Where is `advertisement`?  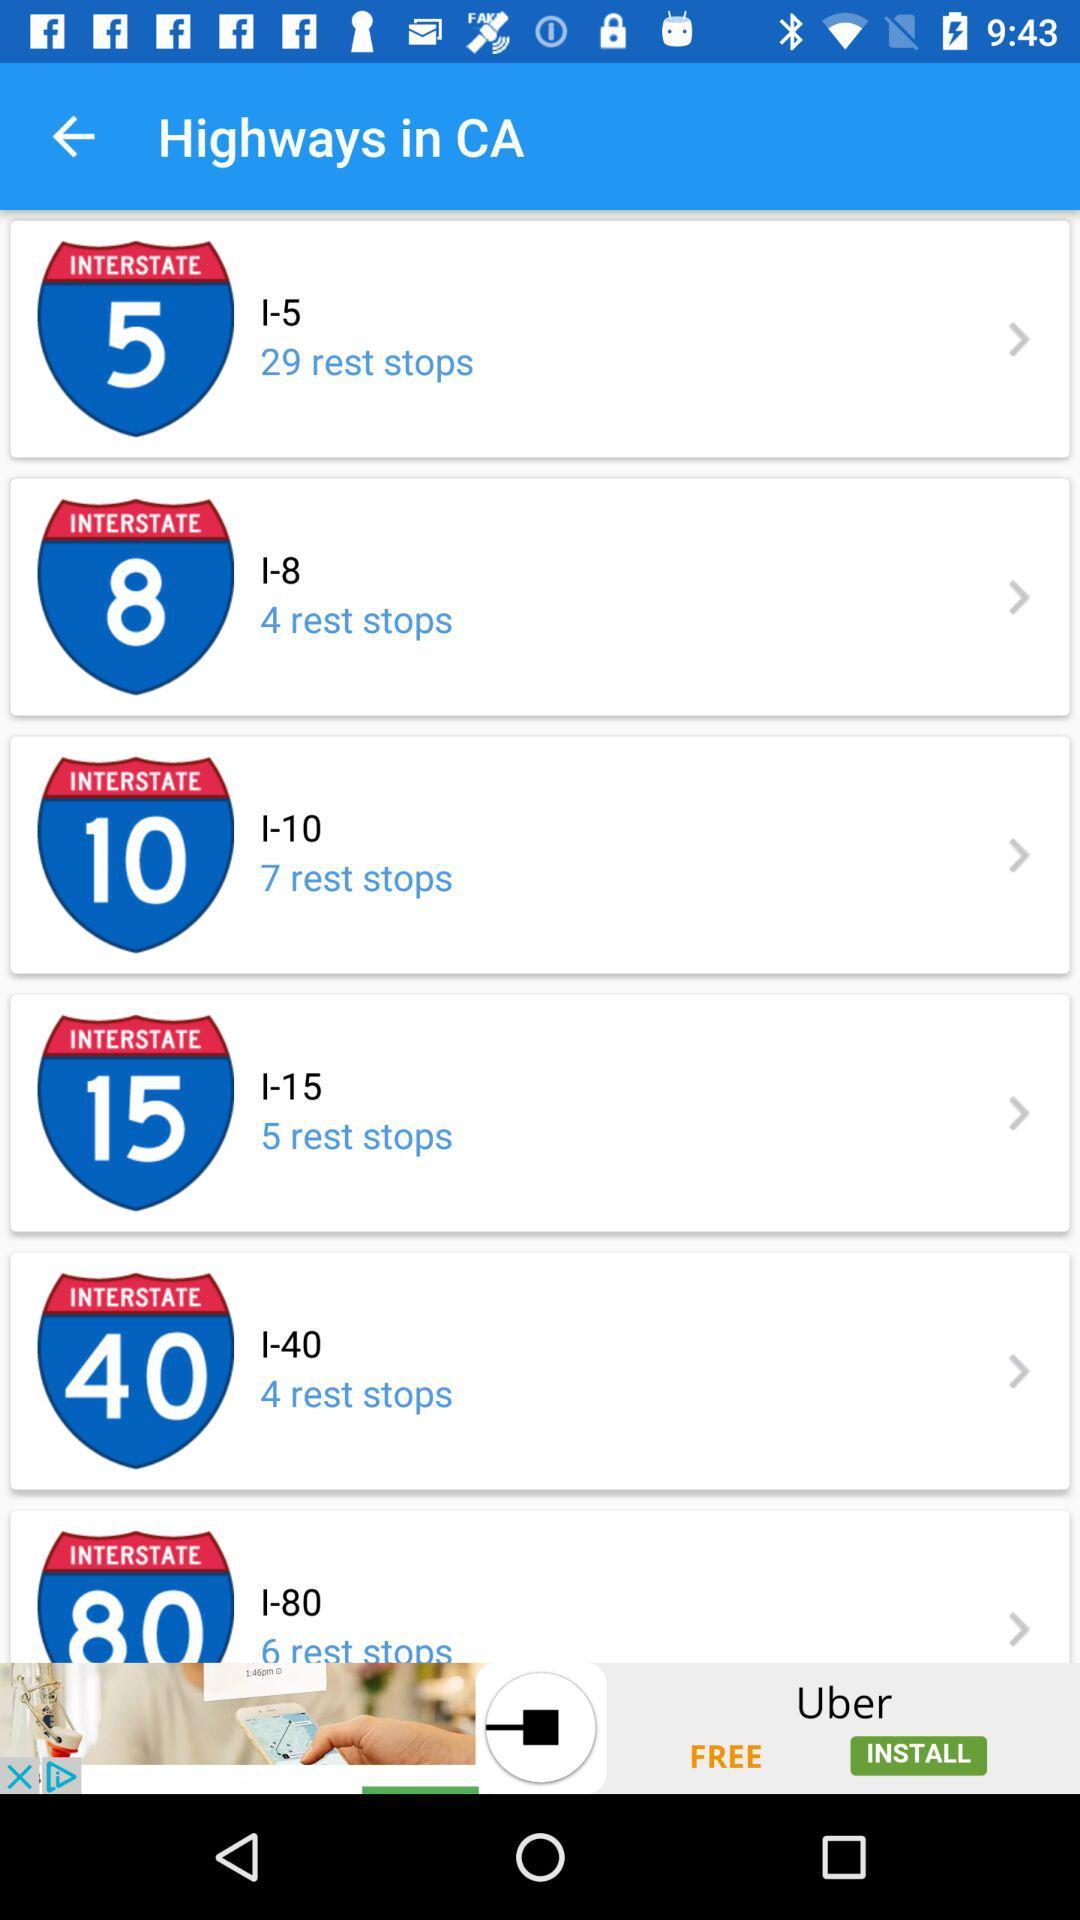 advertisement is located at coordinates (540, 1727).